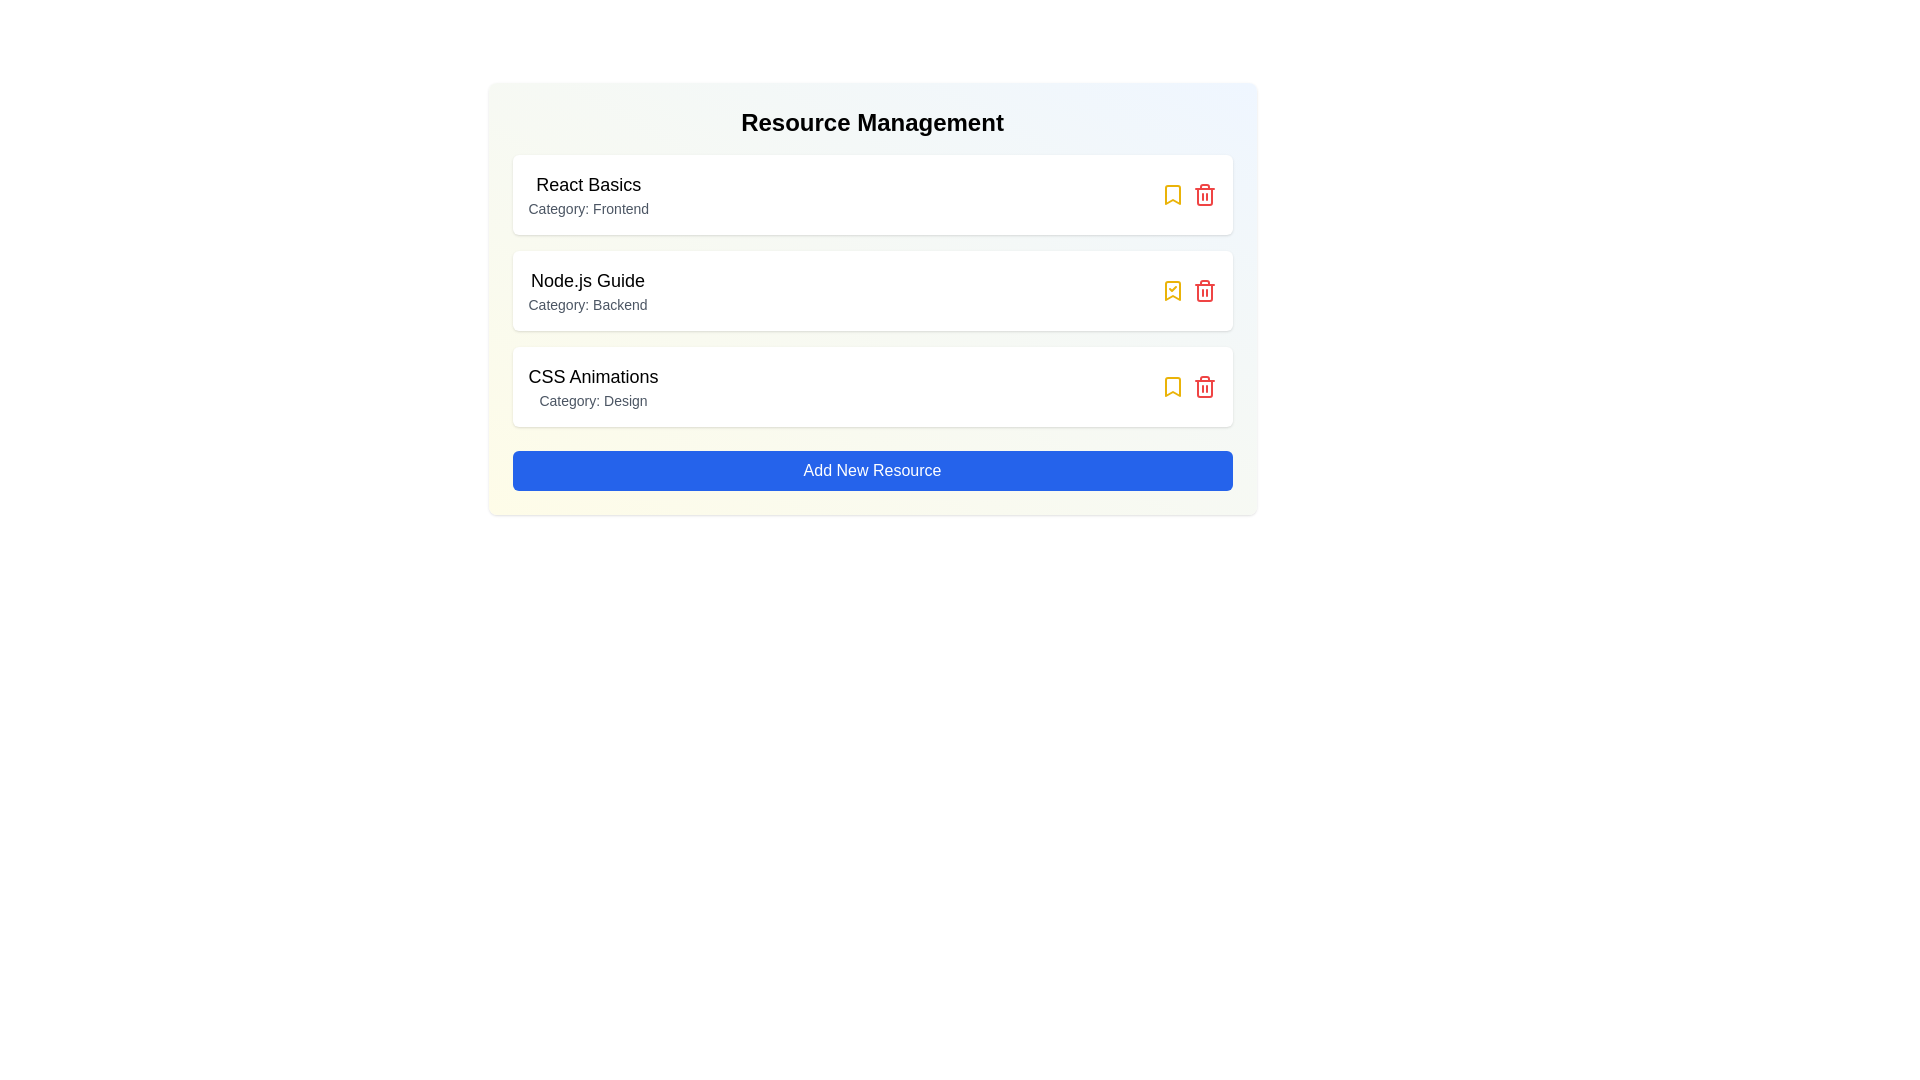 This screenshot has width=1920, height=1080. What do you see at coordinates (1203, 386) in the screenshot?
I see `trash icon for the resource titled 'CSS Animations'` at bounding box center [1203, 386].